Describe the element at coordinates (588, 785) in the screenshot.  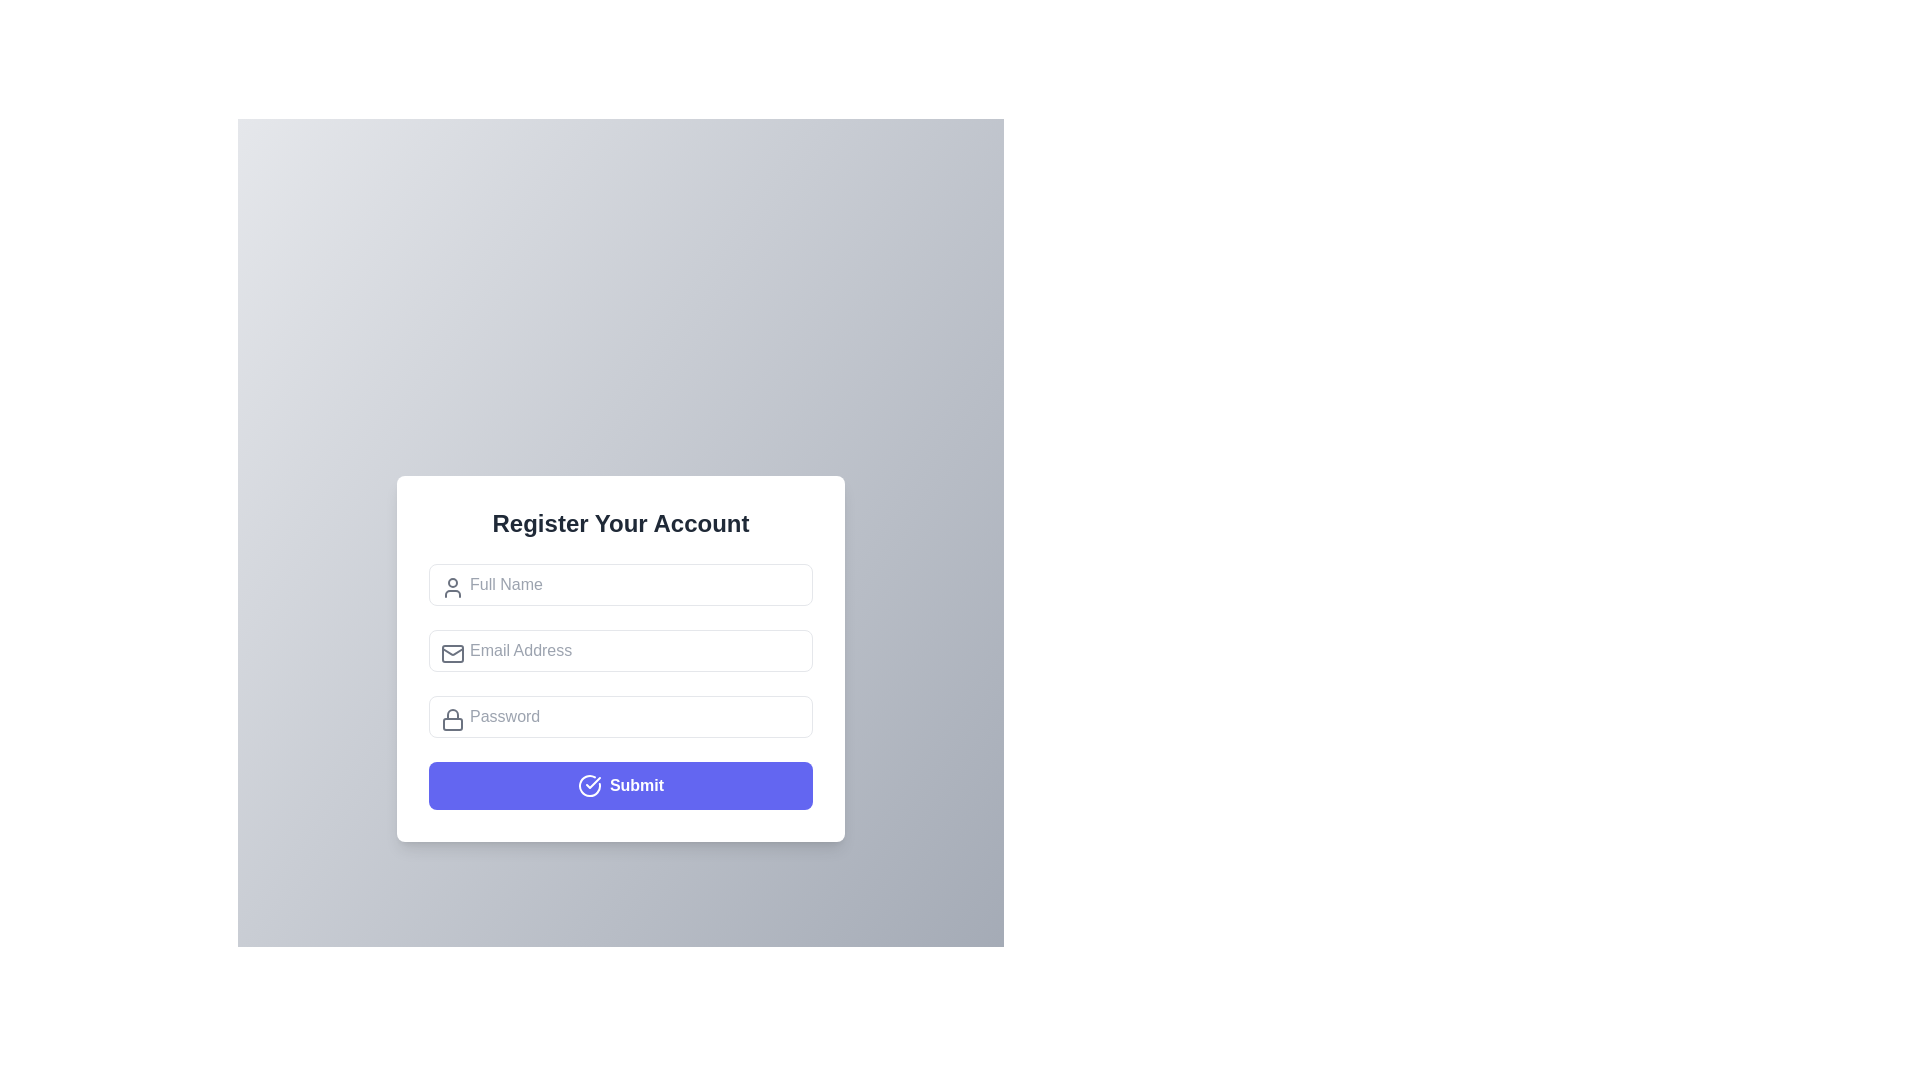
I see `the icon located to the left of the 'Submit' text within the blue button at the bottom of the registration form, indicating its interactive status` at that location.